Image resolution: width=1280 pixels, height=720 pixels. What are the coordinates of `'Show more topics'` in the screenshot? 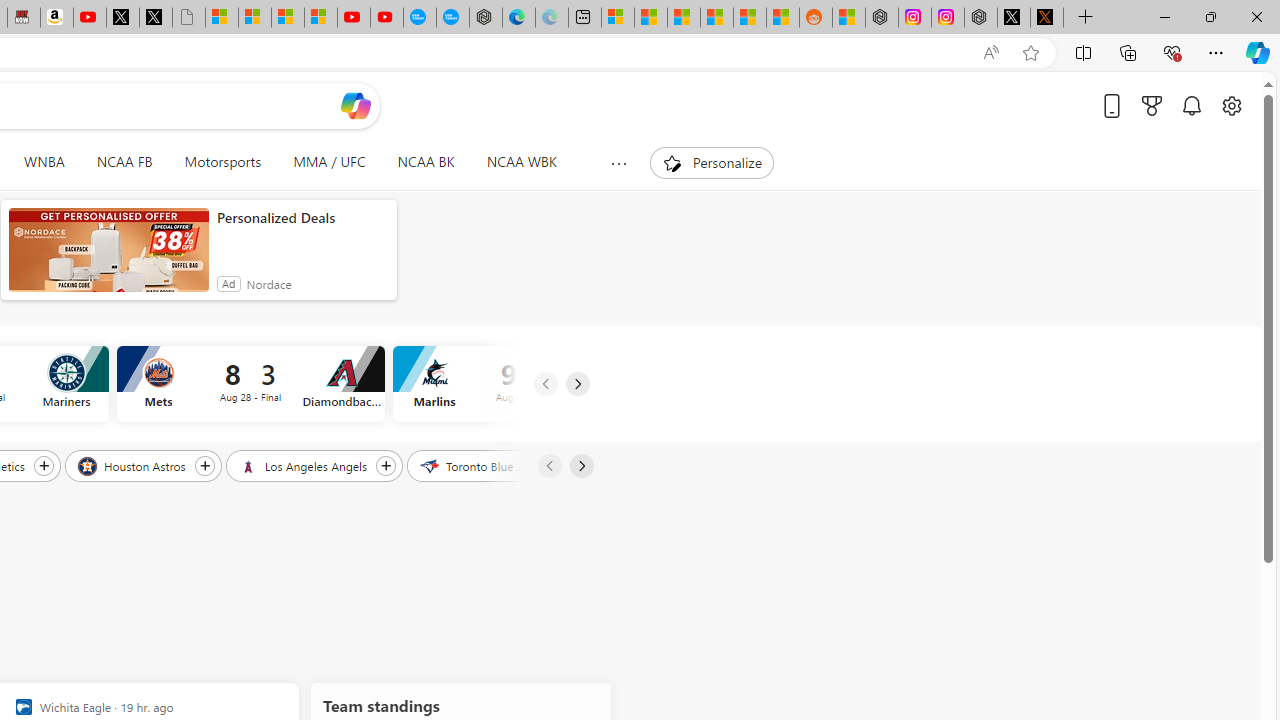 It's located at (617, 162).